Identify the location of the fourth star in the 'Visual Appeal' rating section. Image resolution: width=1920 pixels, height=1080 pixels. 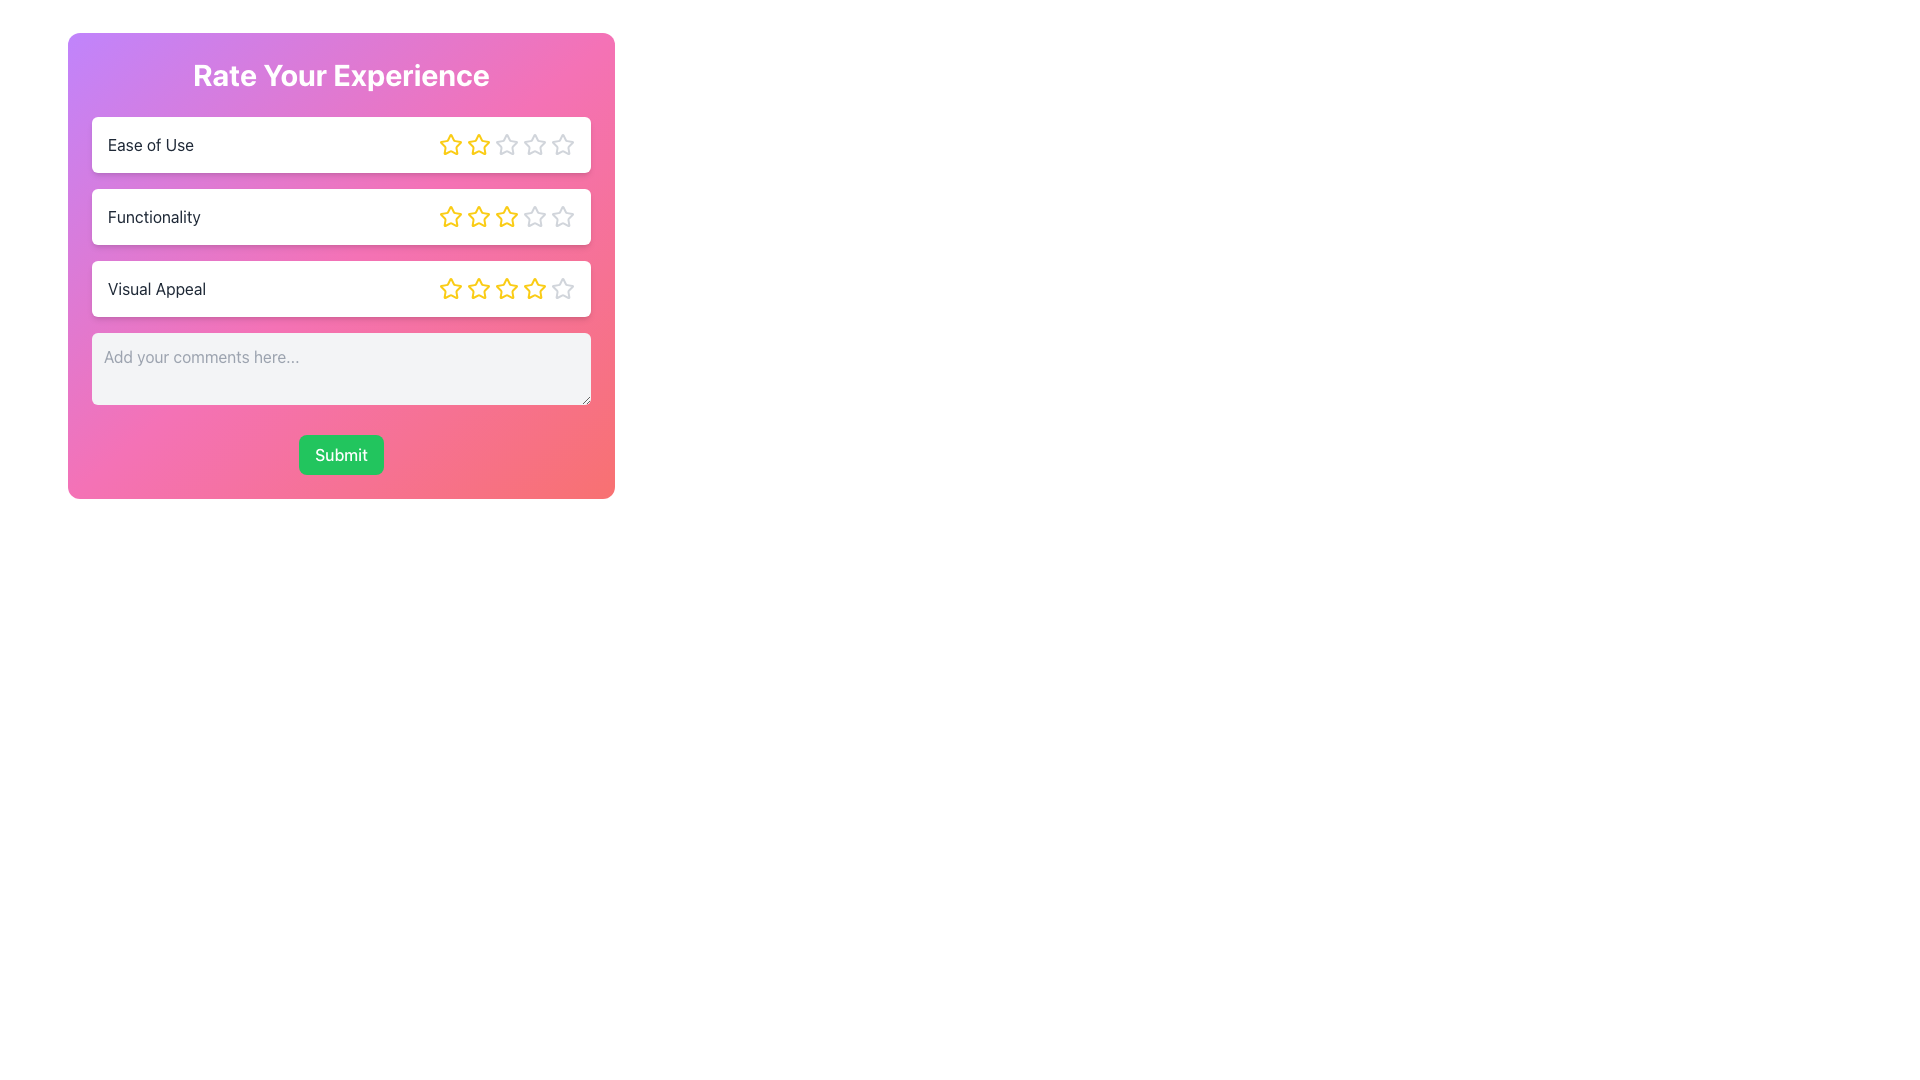
(507, 288).